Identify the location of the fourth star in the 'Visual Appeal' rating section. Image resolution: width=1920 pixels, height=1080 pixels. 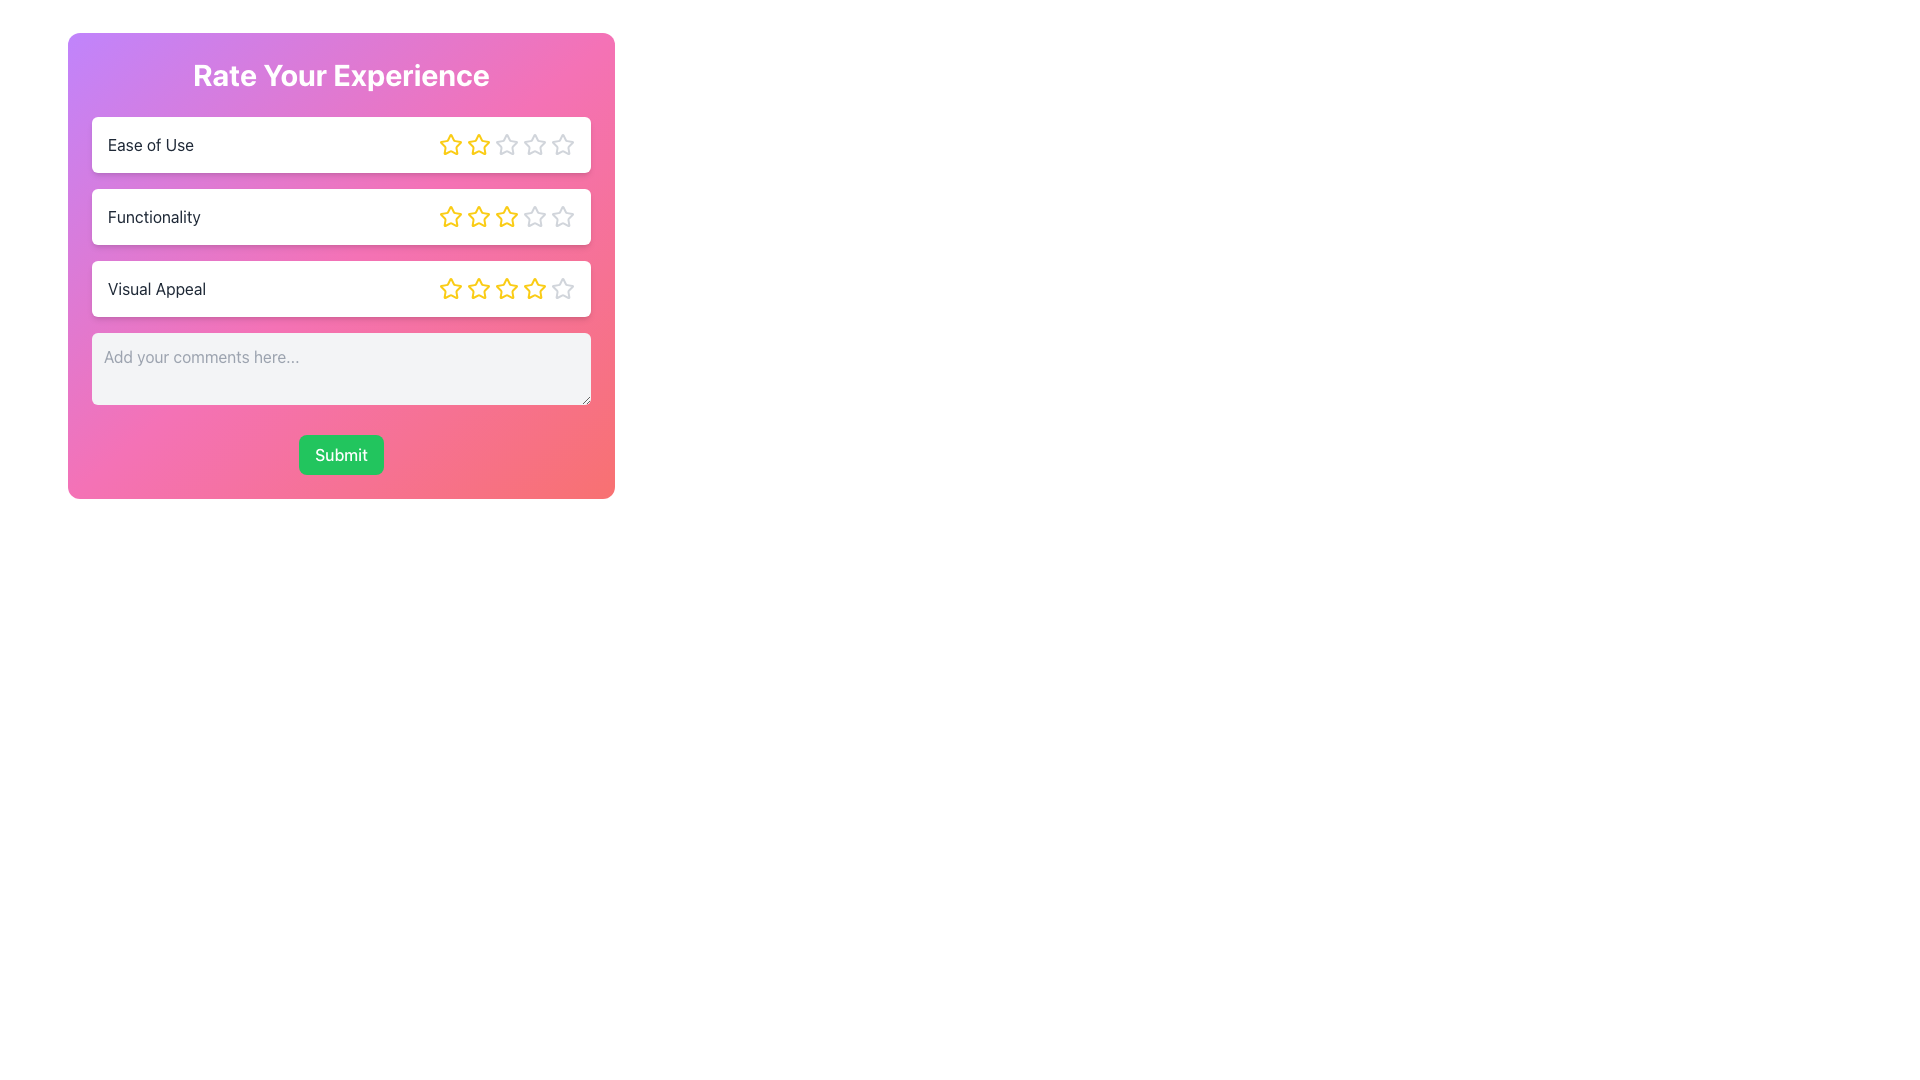
(507, 288).